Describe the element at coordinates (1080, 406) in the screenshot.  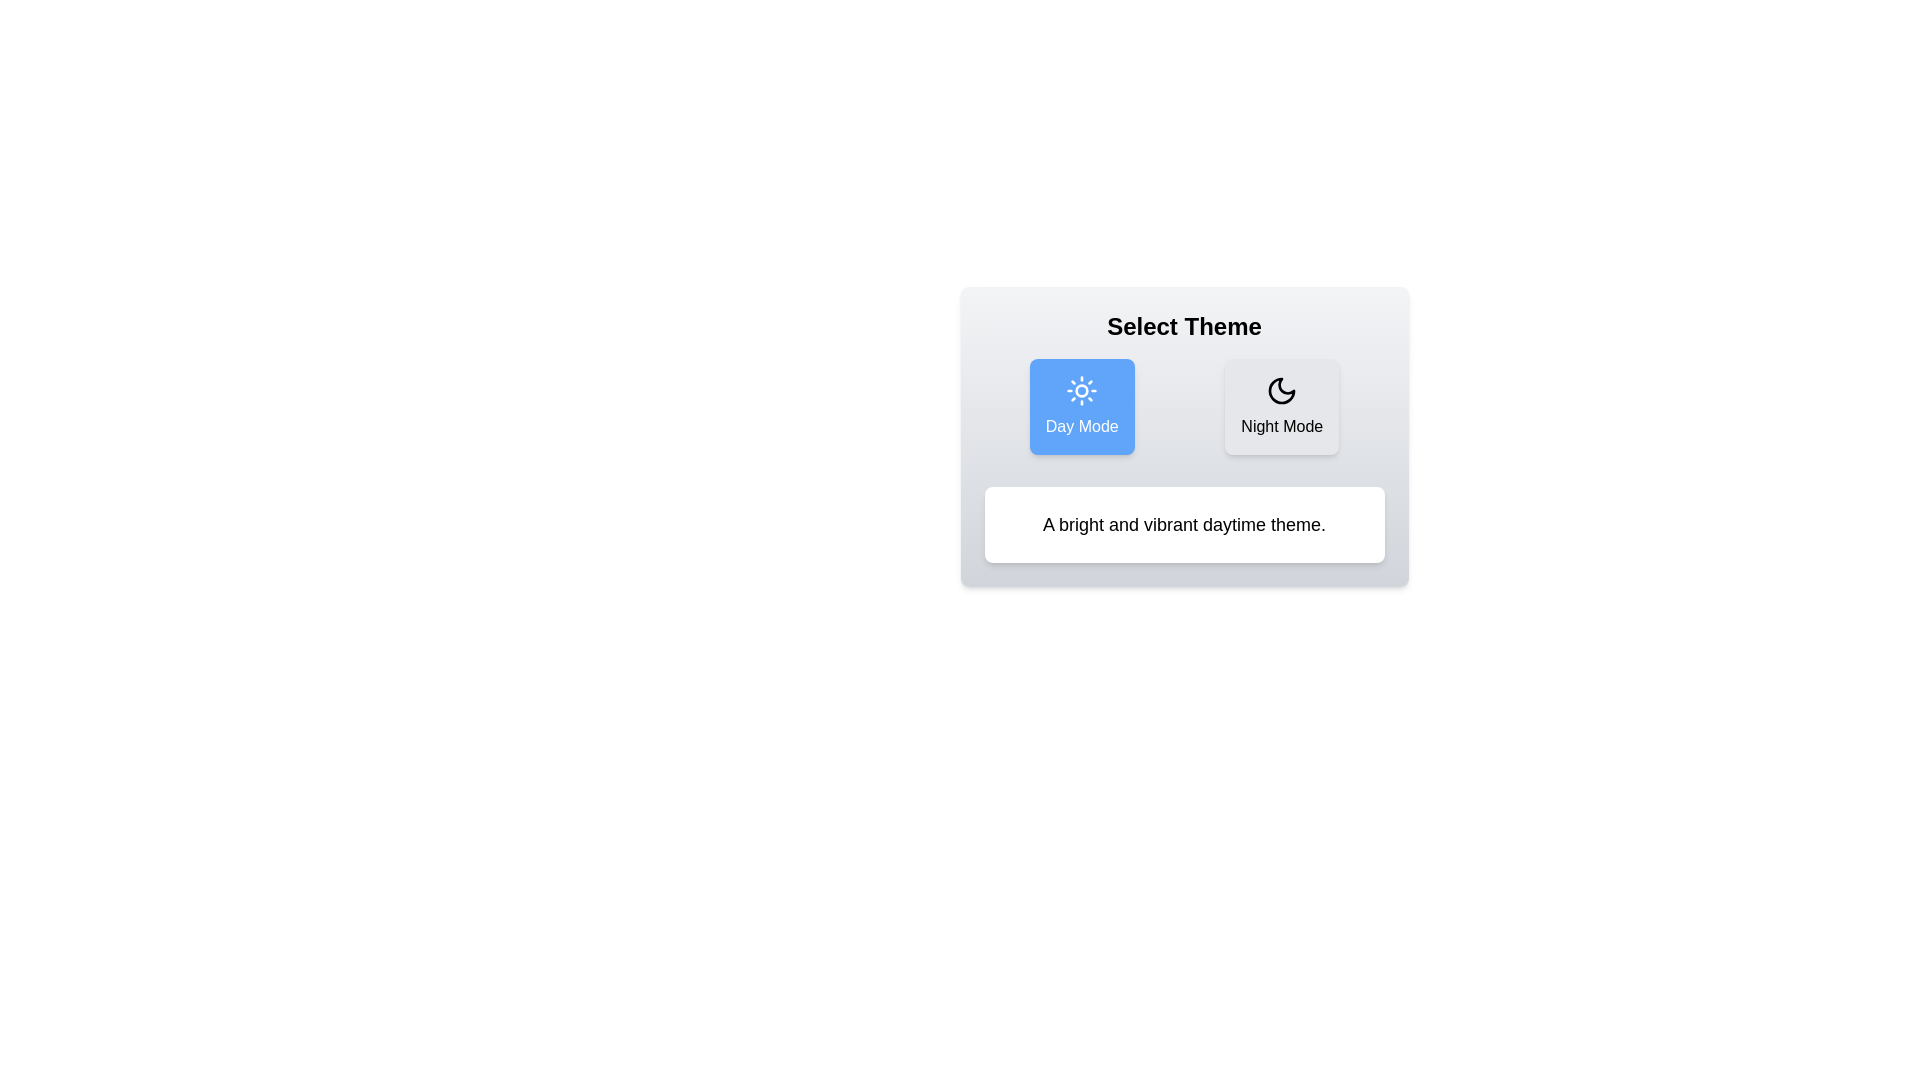
I see `the theme button to select the Day Mode mode` at that location.